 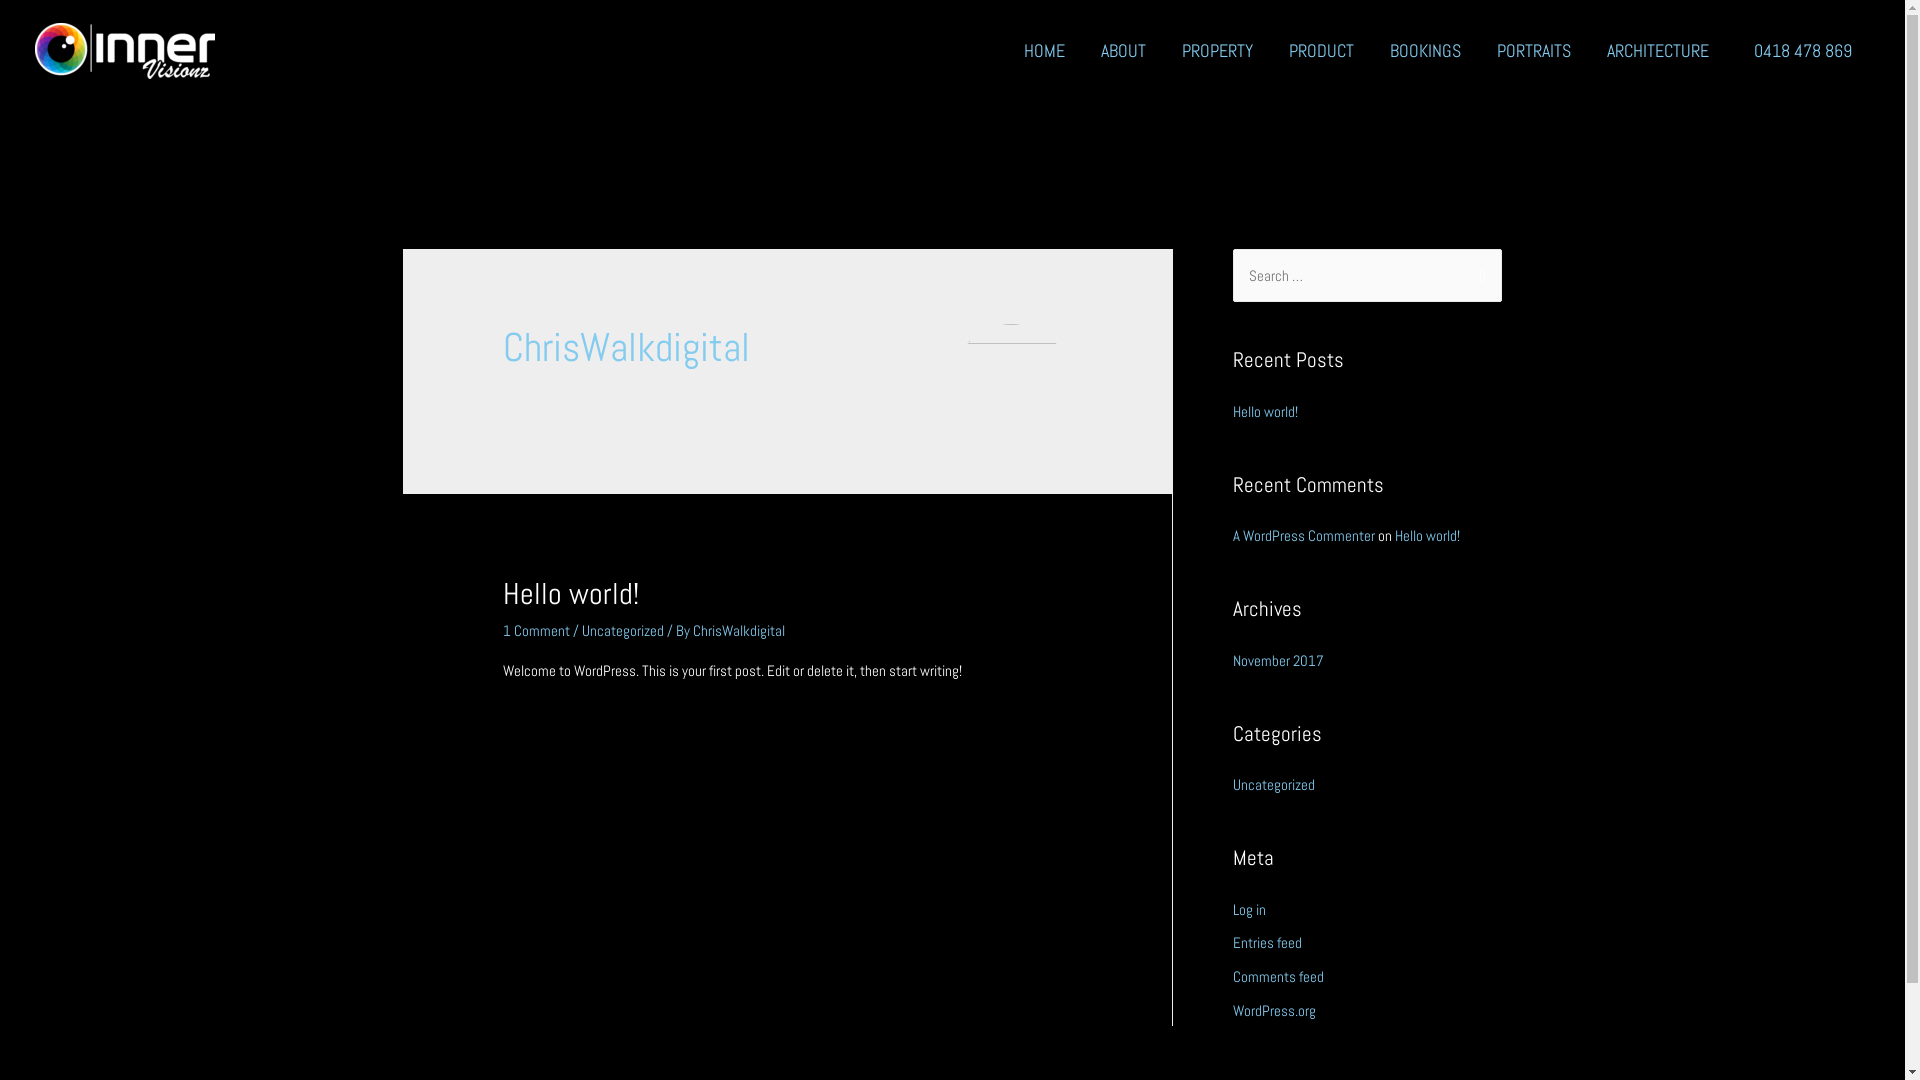 I want to click on 'November 2017', so click(x=1276, y=659).